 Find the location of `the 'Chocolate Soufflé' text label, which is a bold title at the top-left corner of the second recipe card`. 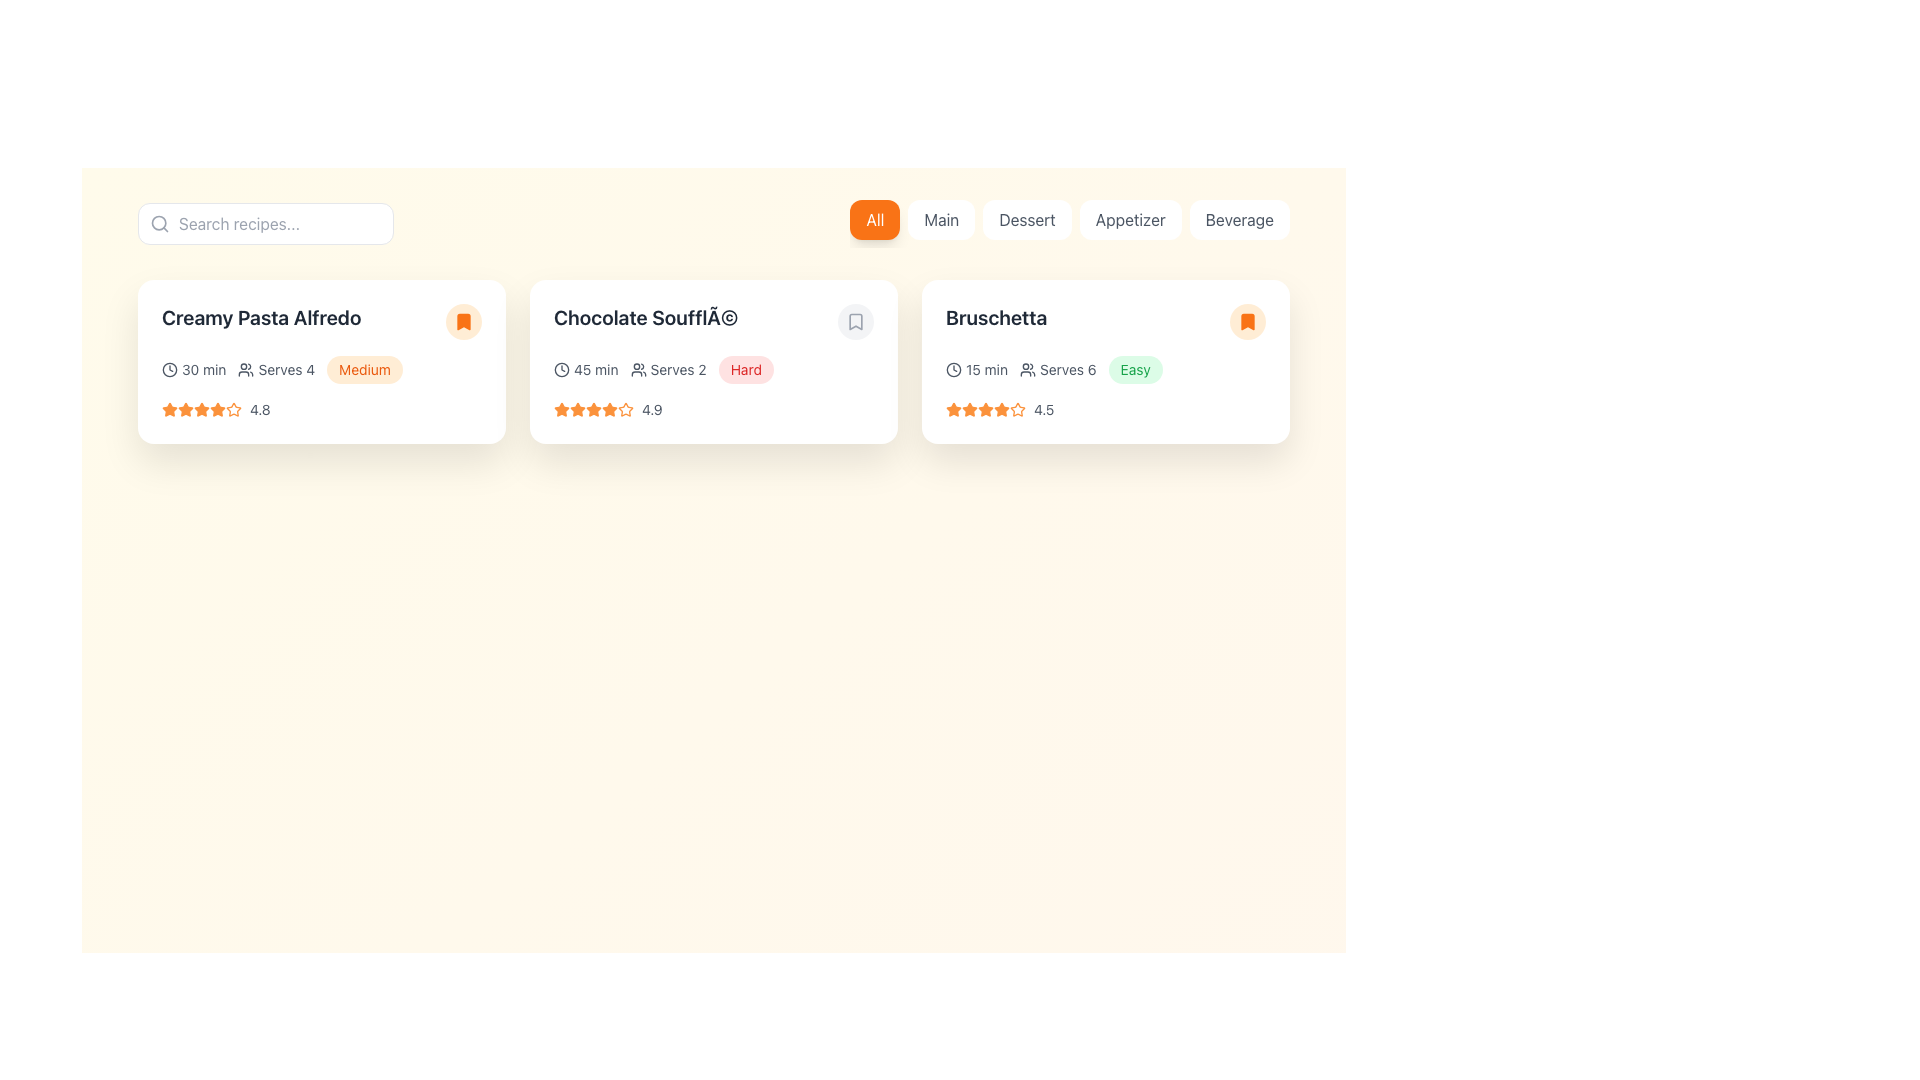

the 'Chocolate Soufflé' text label, which is a bold title at the top-left corner of the second recipe card is located at coordinates (646, 316).